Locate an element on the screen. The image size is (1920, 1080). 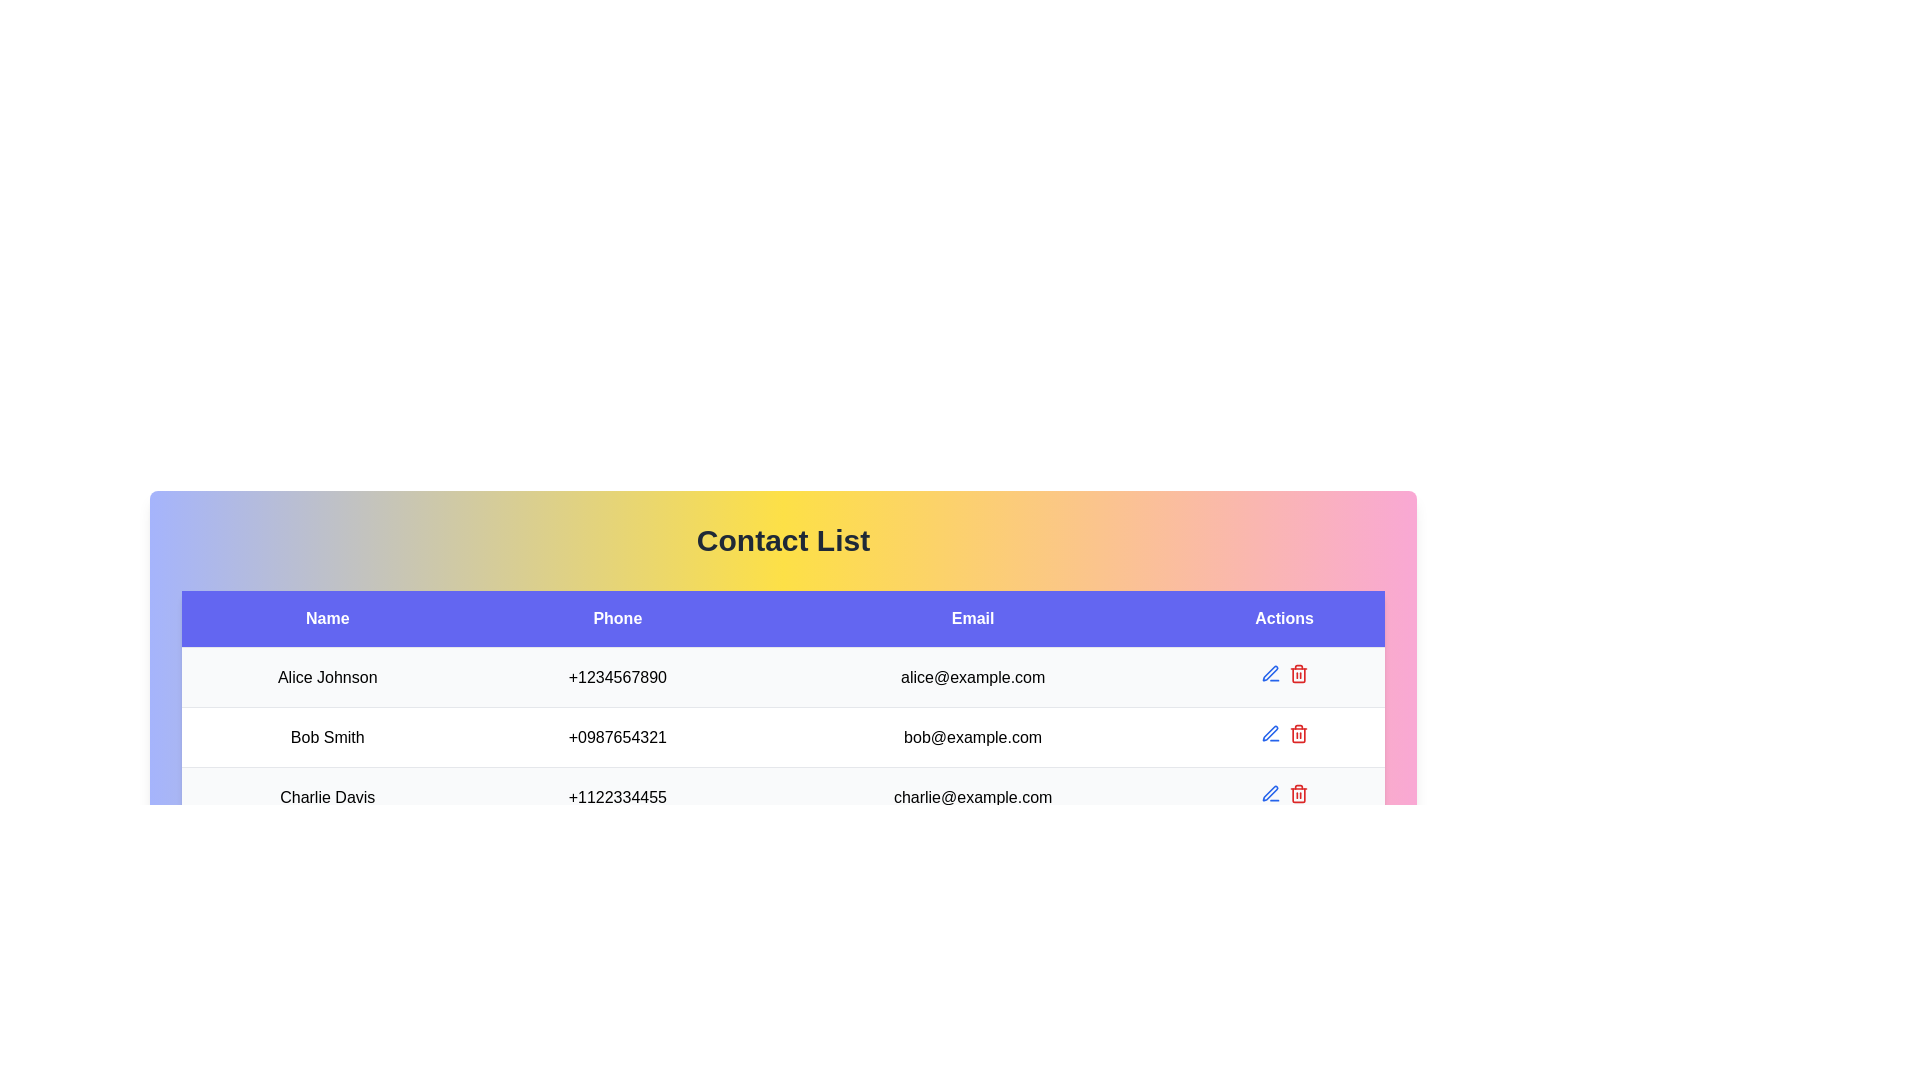
the red trash can icon, which is the second icon in the 'Actions' column for 'Alice Johnson' is located at coordinates (1298, 674).